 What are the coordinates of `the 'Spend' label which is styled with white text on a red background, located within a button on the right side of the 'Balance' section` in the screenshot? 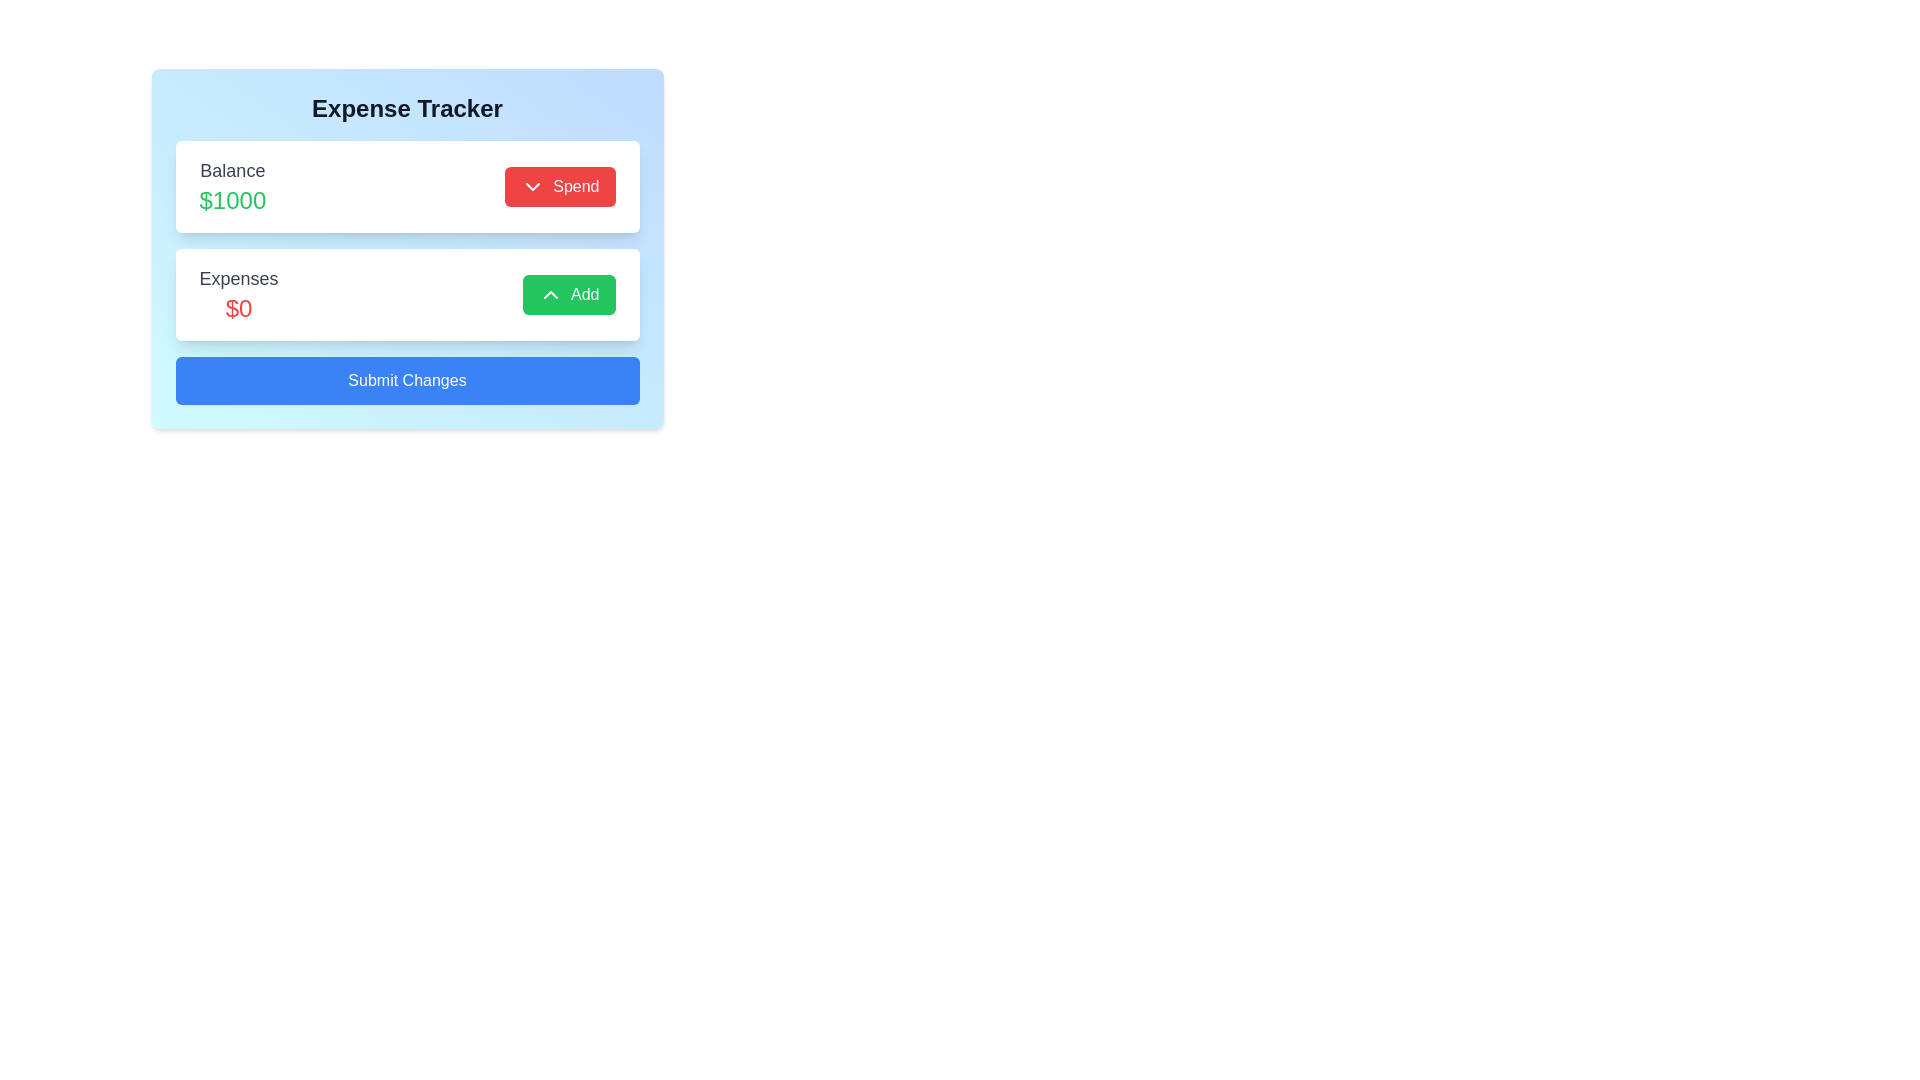 It's located at (575, 186).